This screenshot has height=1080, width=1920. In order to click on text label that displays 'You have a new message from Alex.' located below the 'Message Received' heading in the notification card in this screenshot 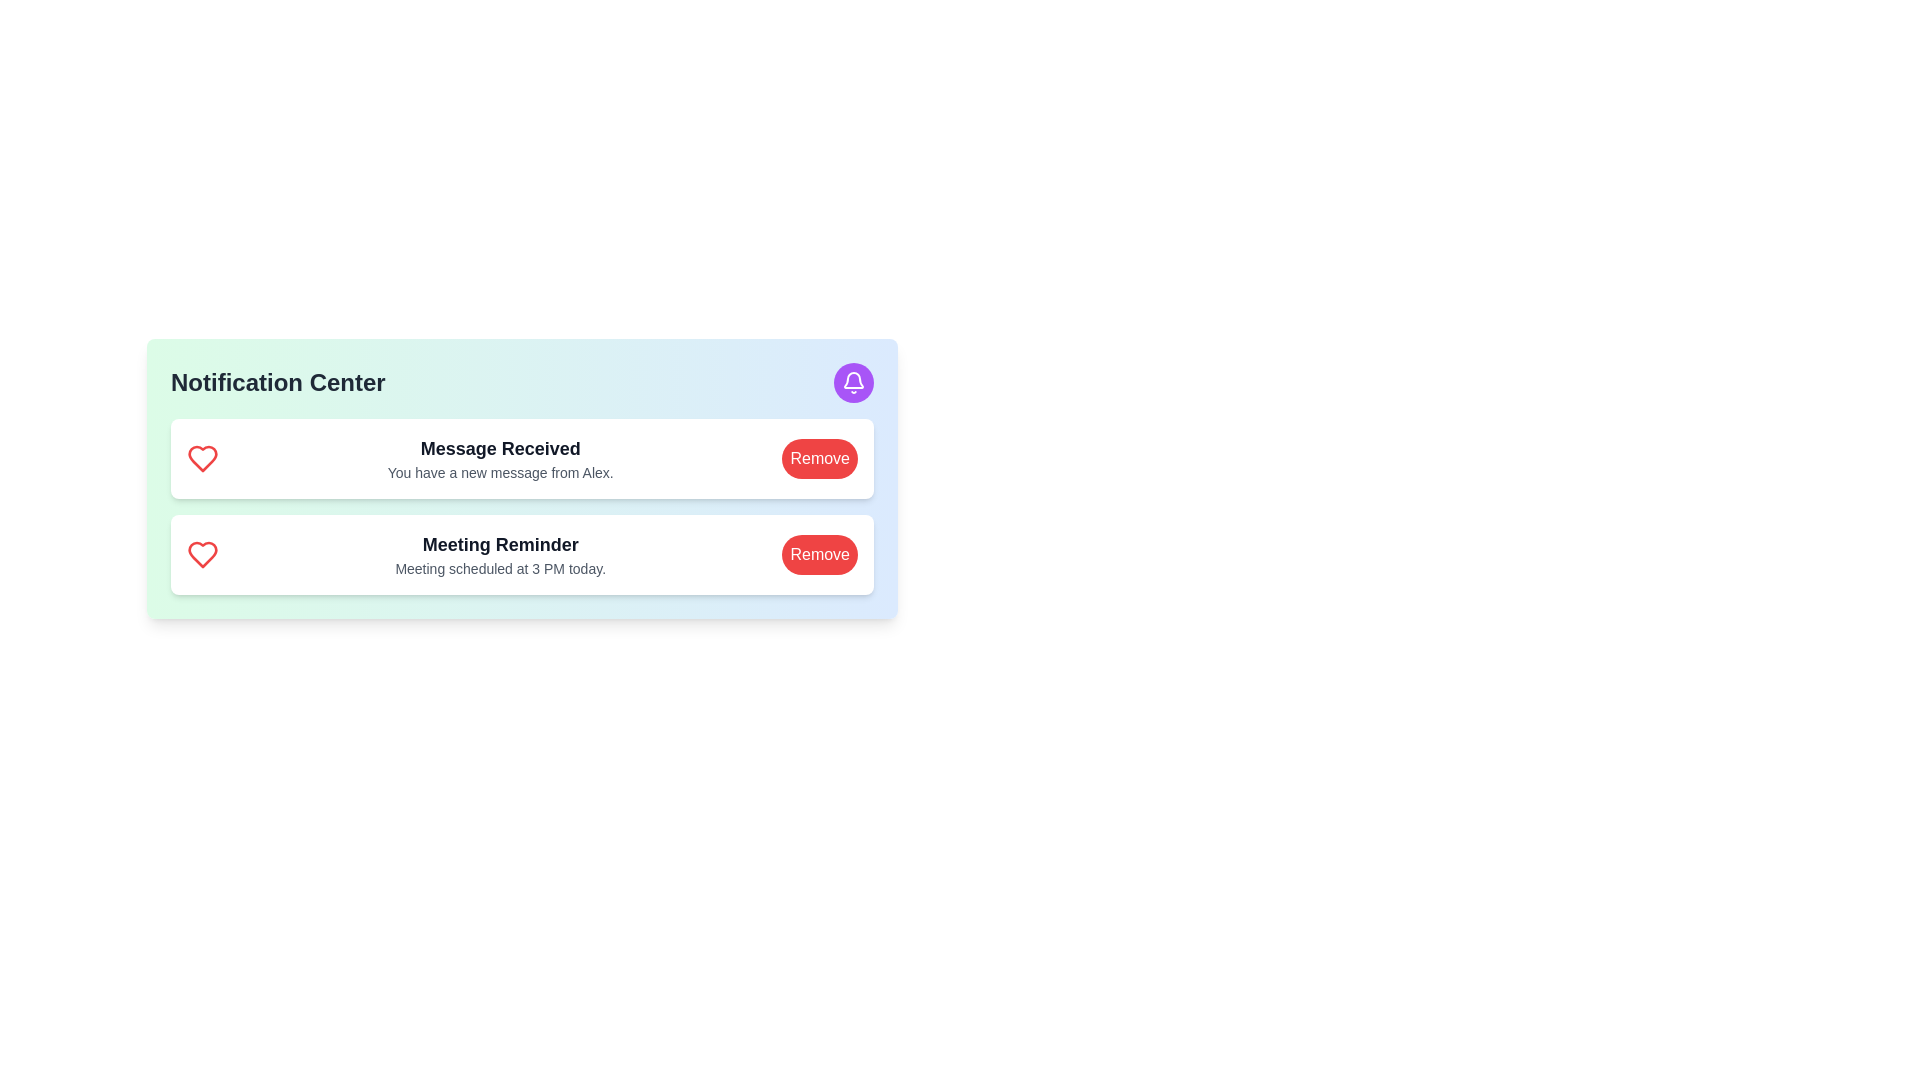, I will do `click(500, 473)`.